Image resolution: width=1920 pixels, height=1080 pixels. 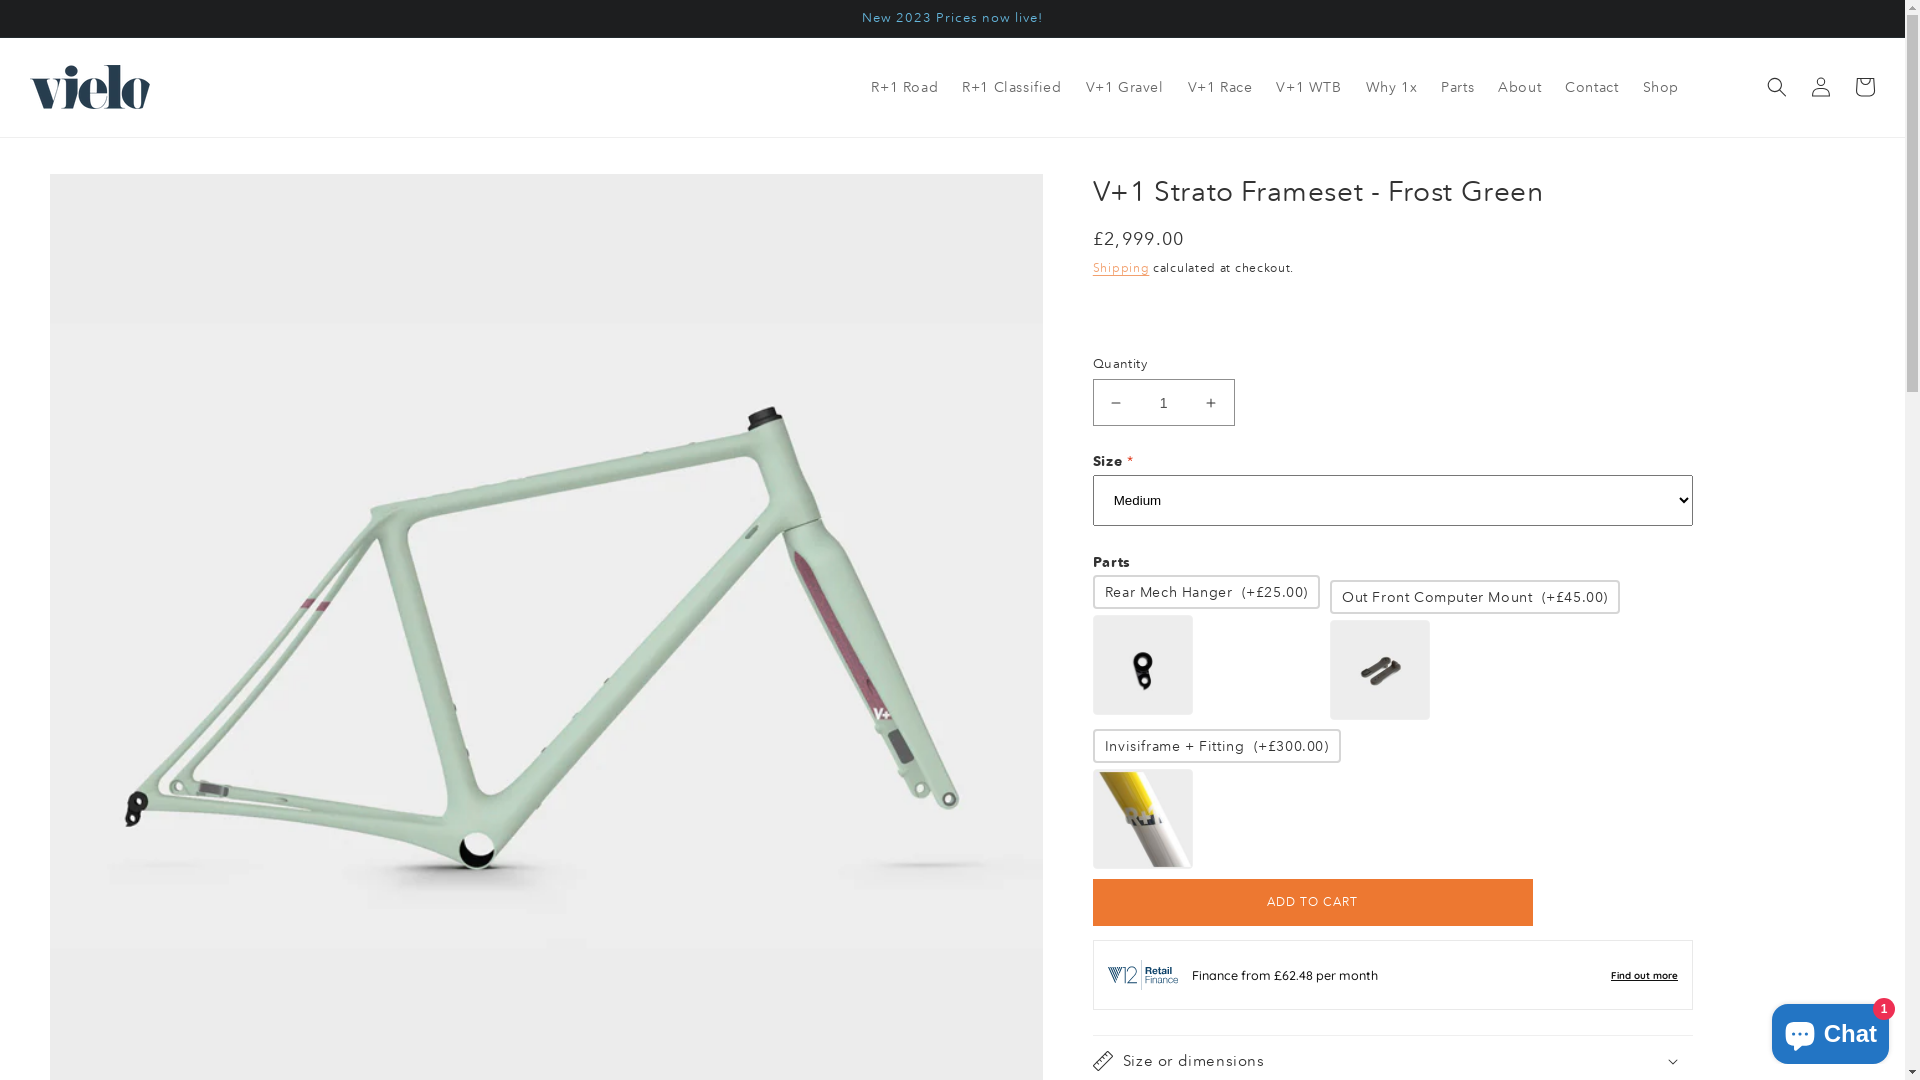 I want to click on 'V+1 Race', so click(x=1219, y=86).